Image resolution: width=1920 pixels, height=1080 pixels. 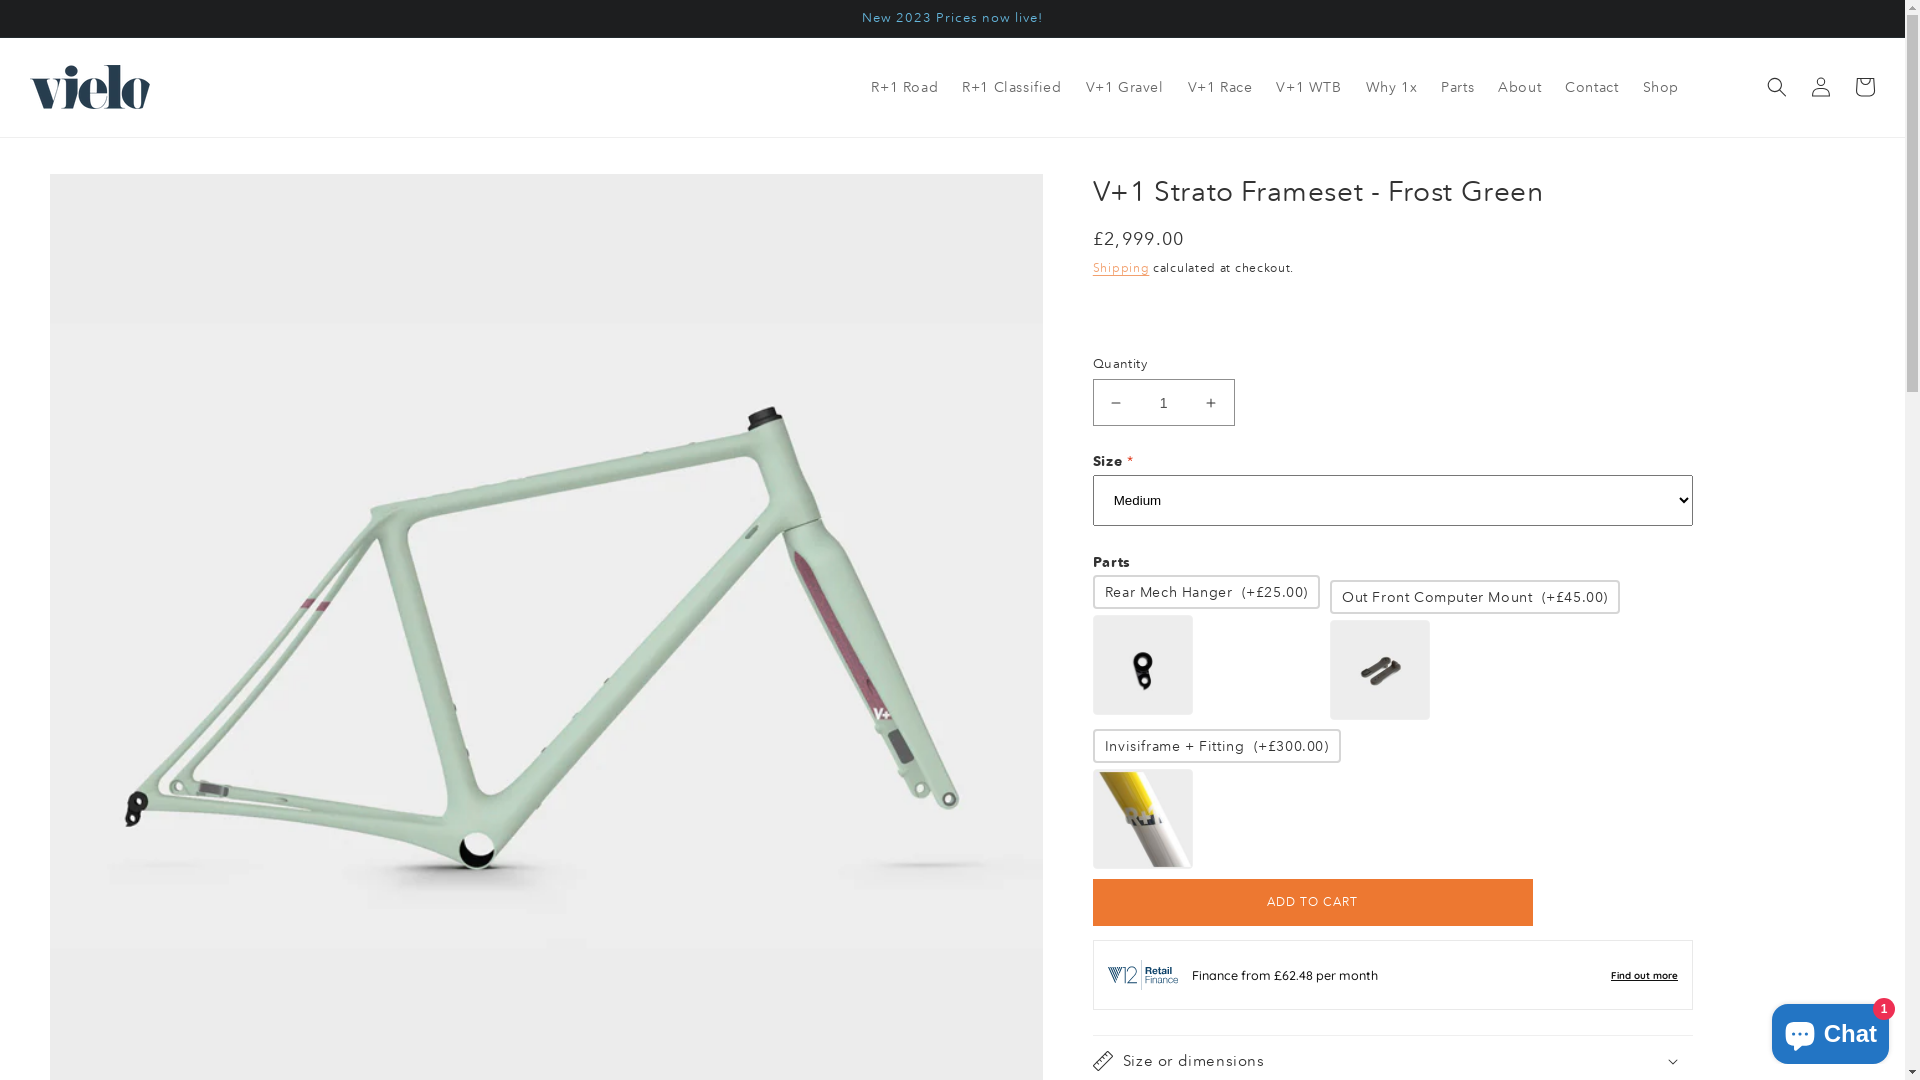 I want to click on 'V+1 Race', so click(x=1219, y=86).